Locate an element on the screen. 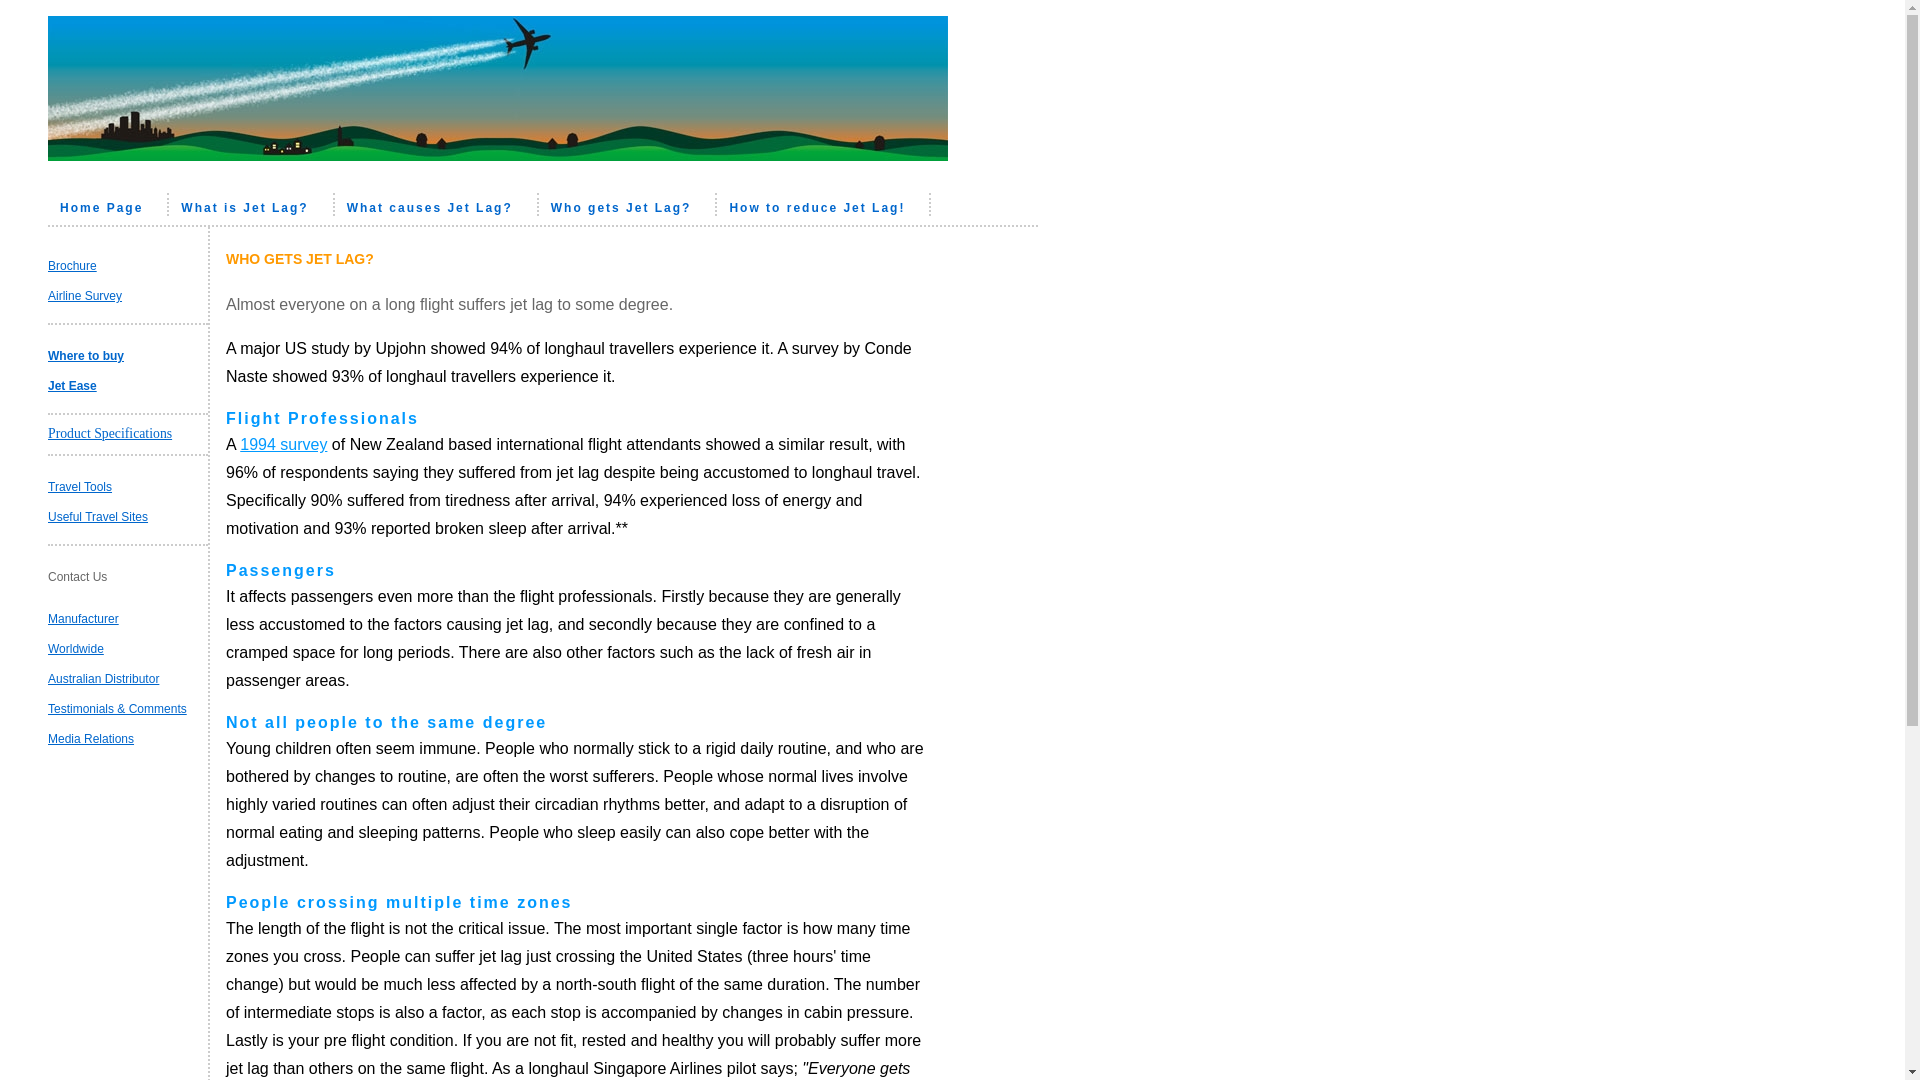  'What causes Jet Lag?' is located at coordinates (435, 204).